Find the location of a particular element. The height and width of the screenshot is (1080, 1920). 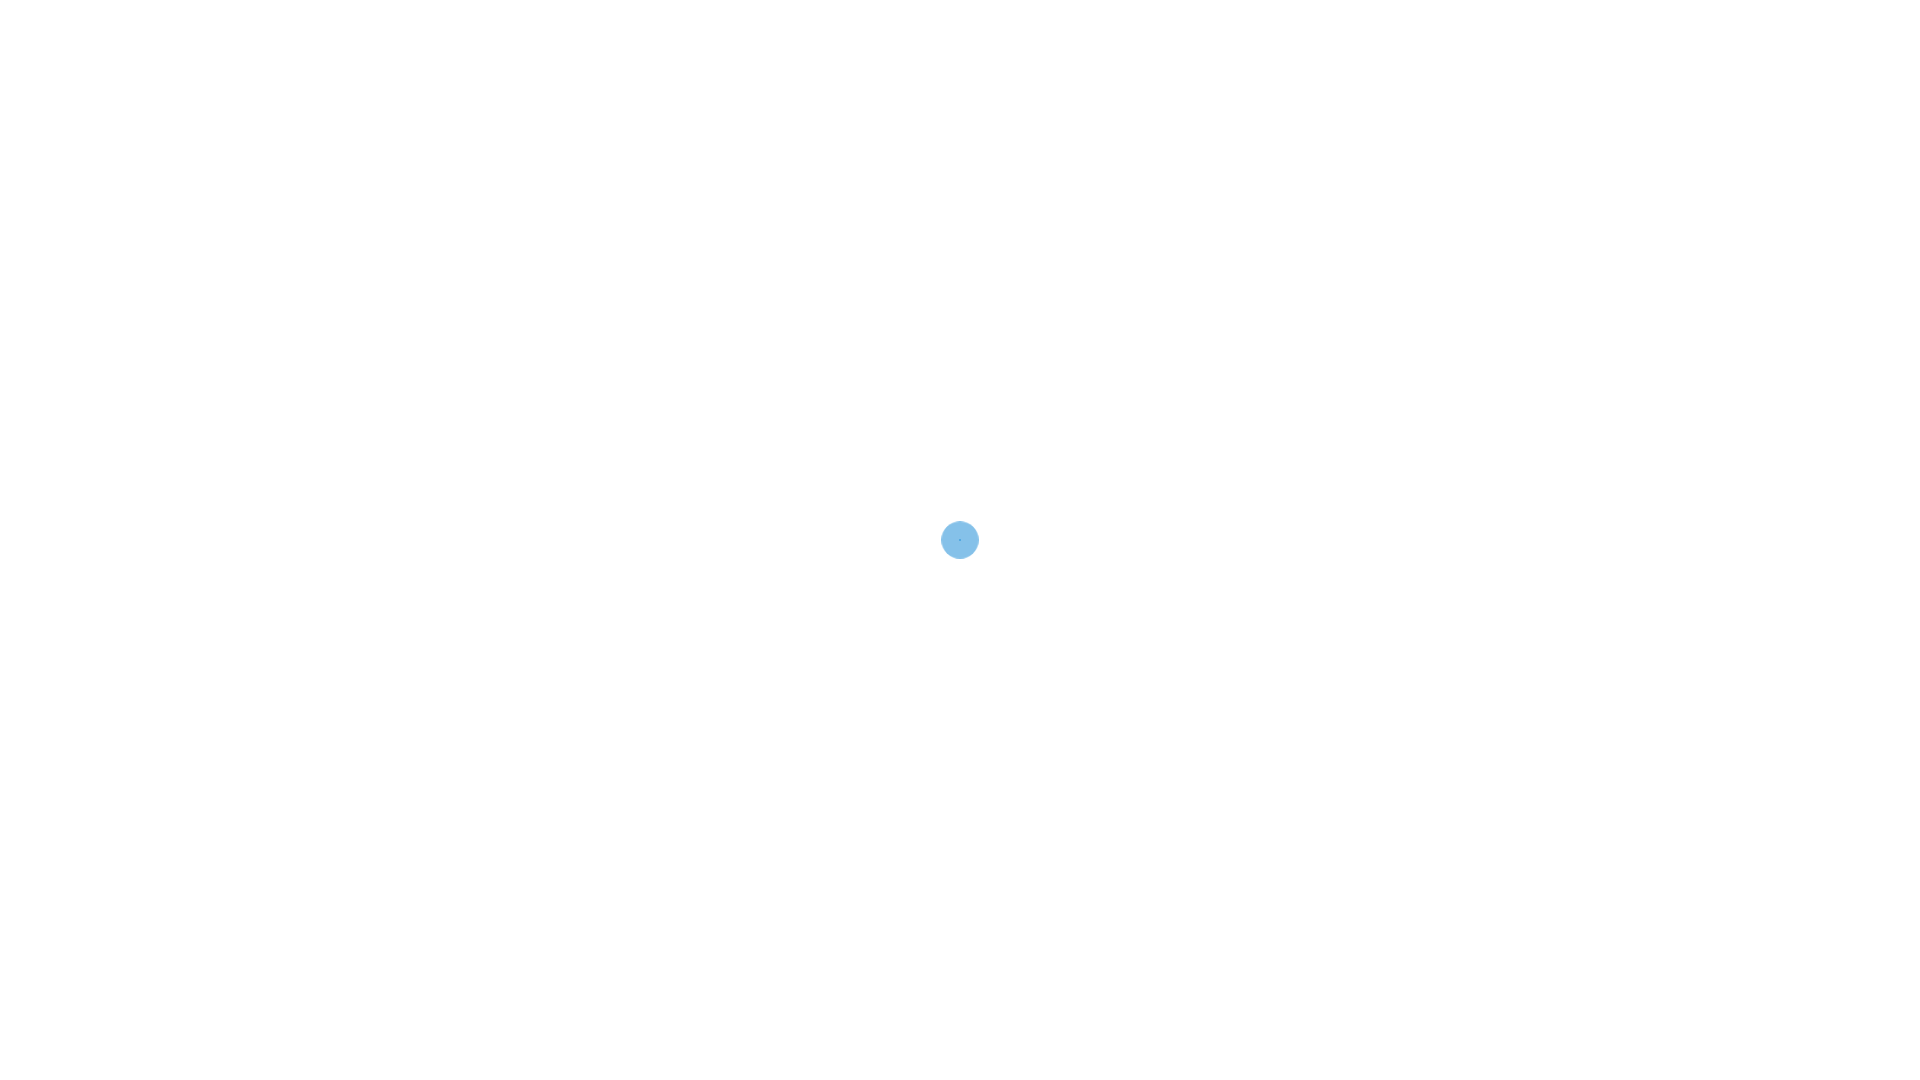

'CAREERS' is located at coordinates (1059, 131).